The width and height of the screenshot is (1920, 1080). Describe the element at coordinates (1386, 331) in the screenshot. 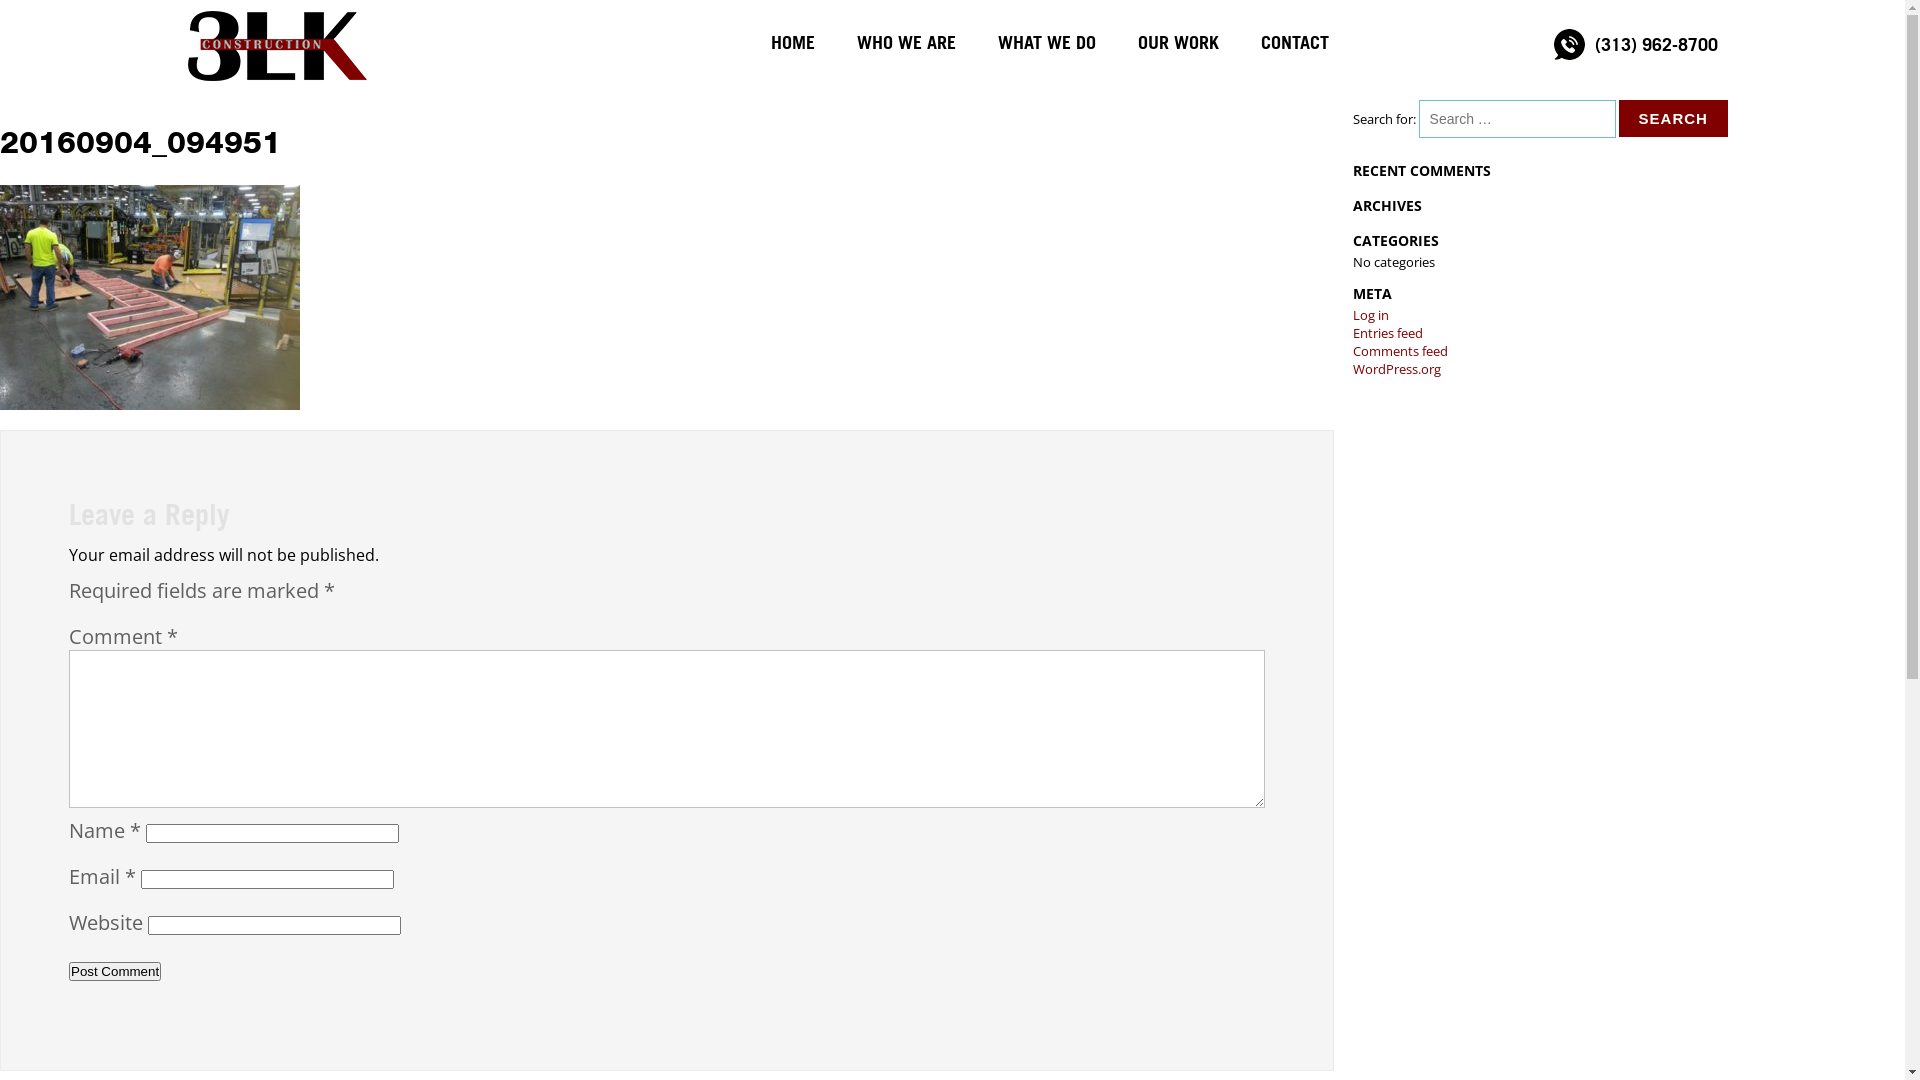

I see `'Entries feed'` at that location.